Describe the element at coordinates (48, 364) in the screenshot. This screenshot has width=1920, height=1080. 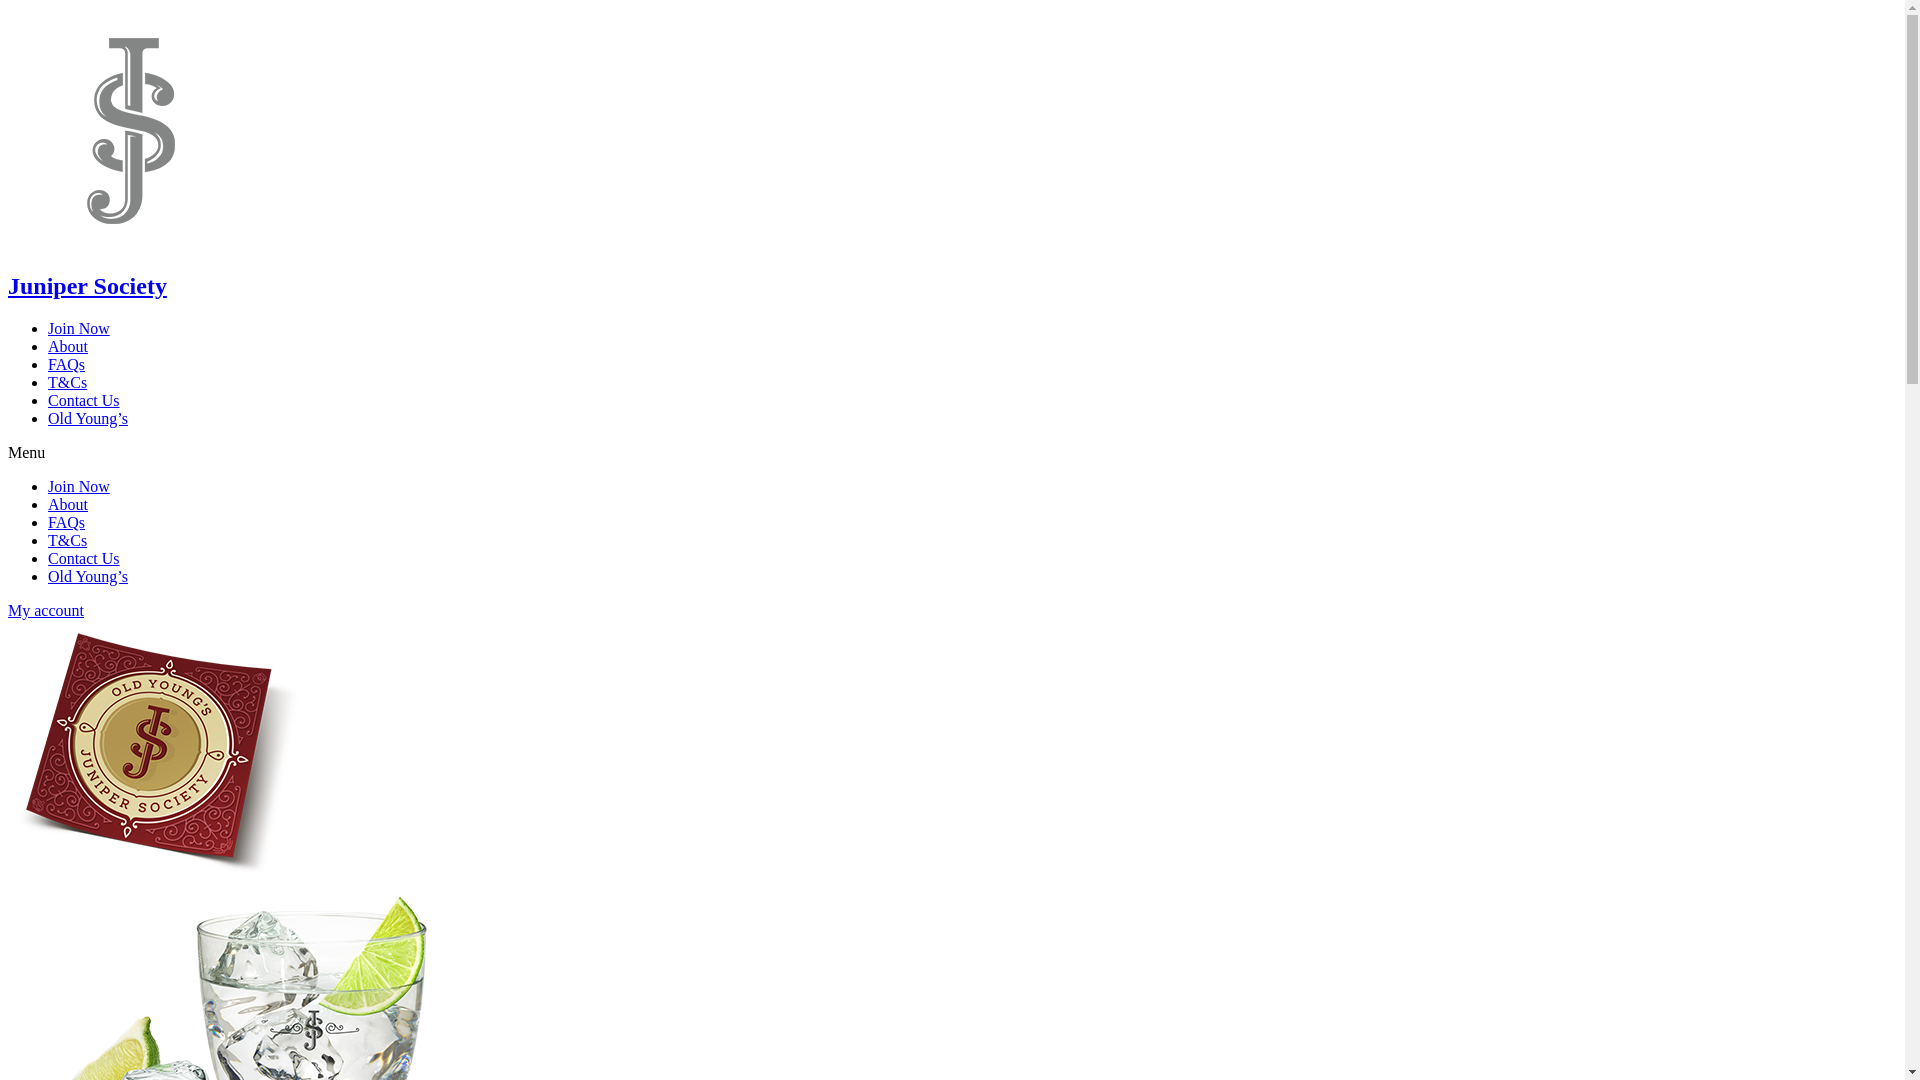
I see `'FAQs'` at that location.